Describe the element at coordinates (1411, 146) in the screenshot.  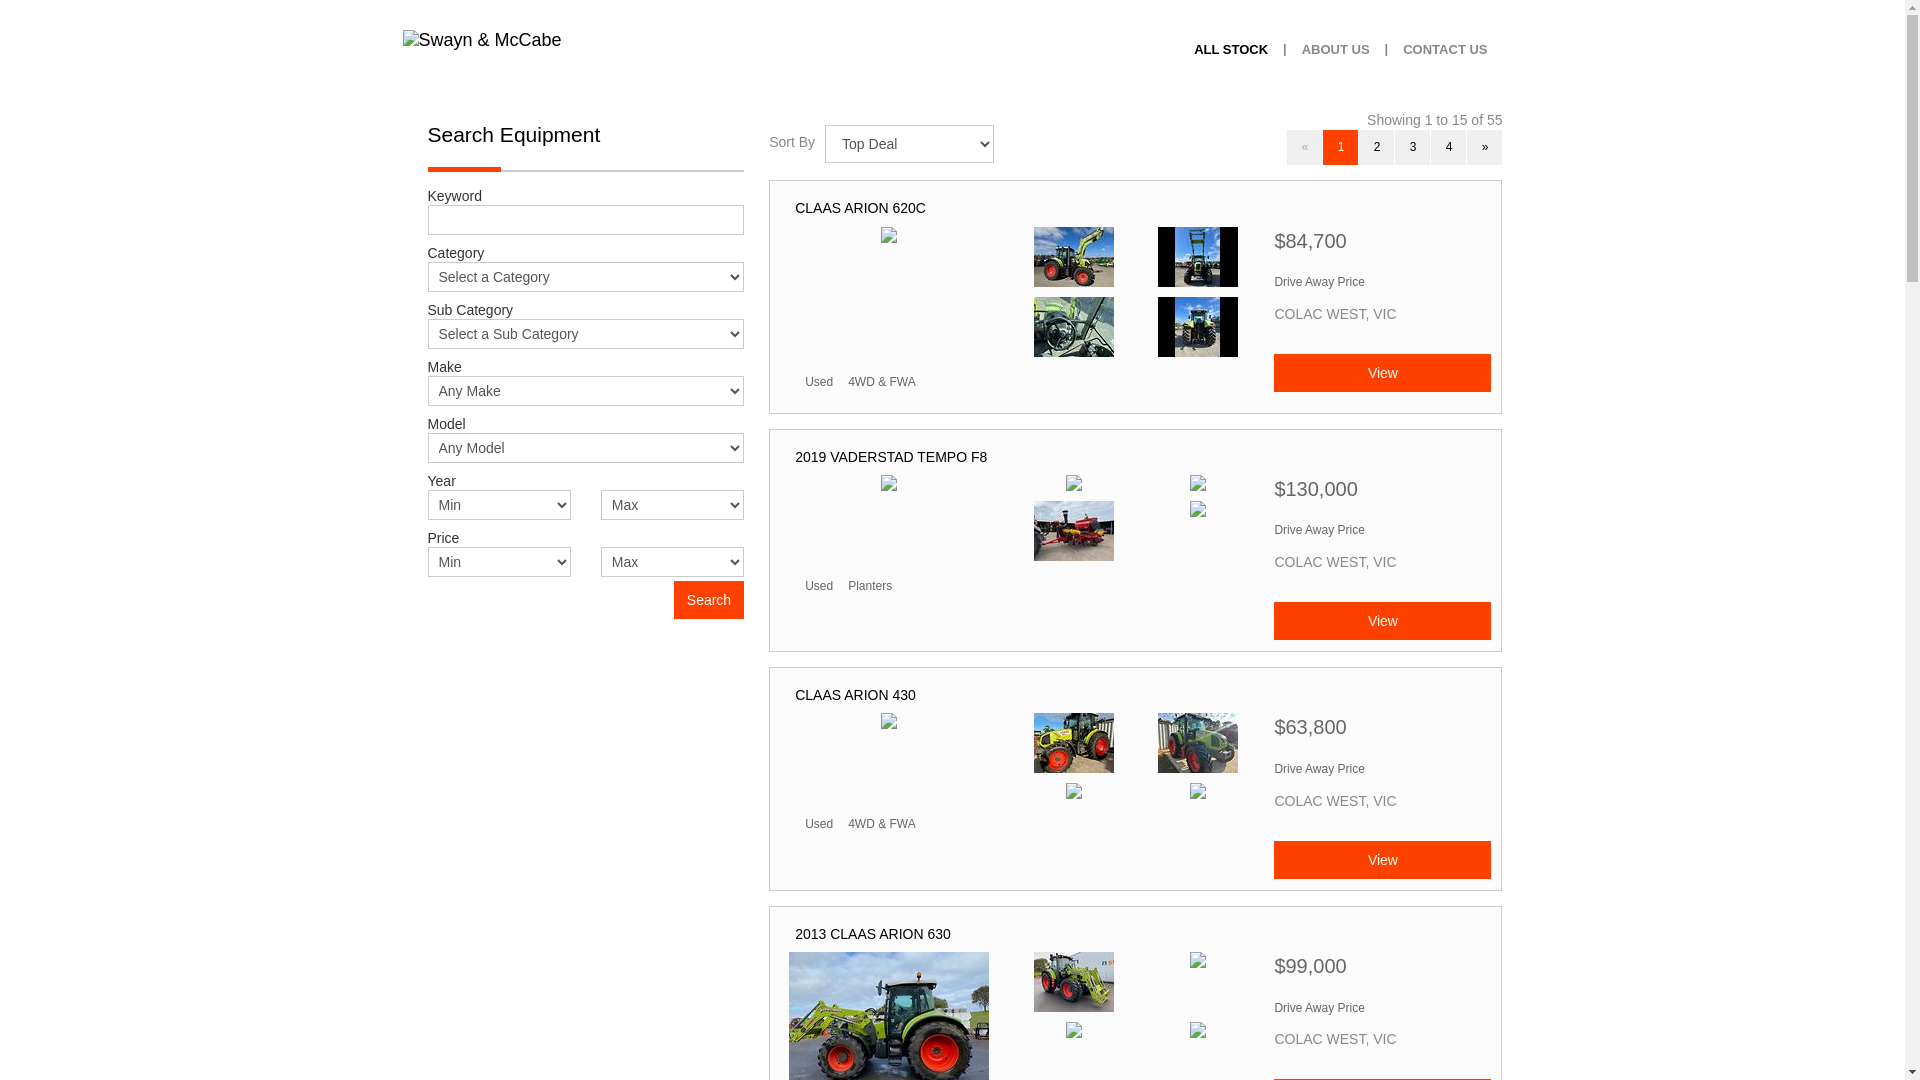
I see `'3'` at that location.